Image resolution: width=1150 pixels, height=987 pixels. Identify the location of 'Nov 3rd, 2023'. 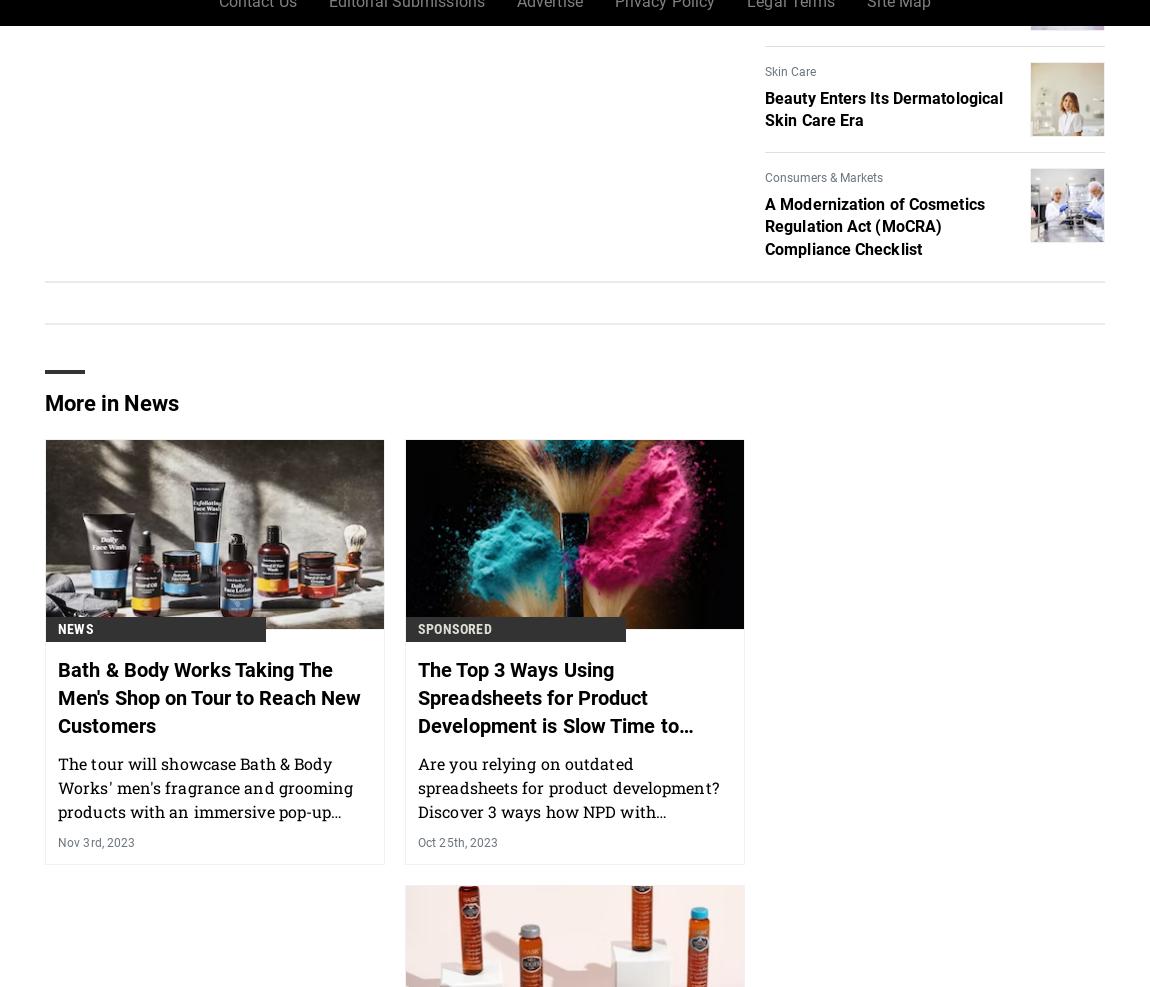
(56, 947).